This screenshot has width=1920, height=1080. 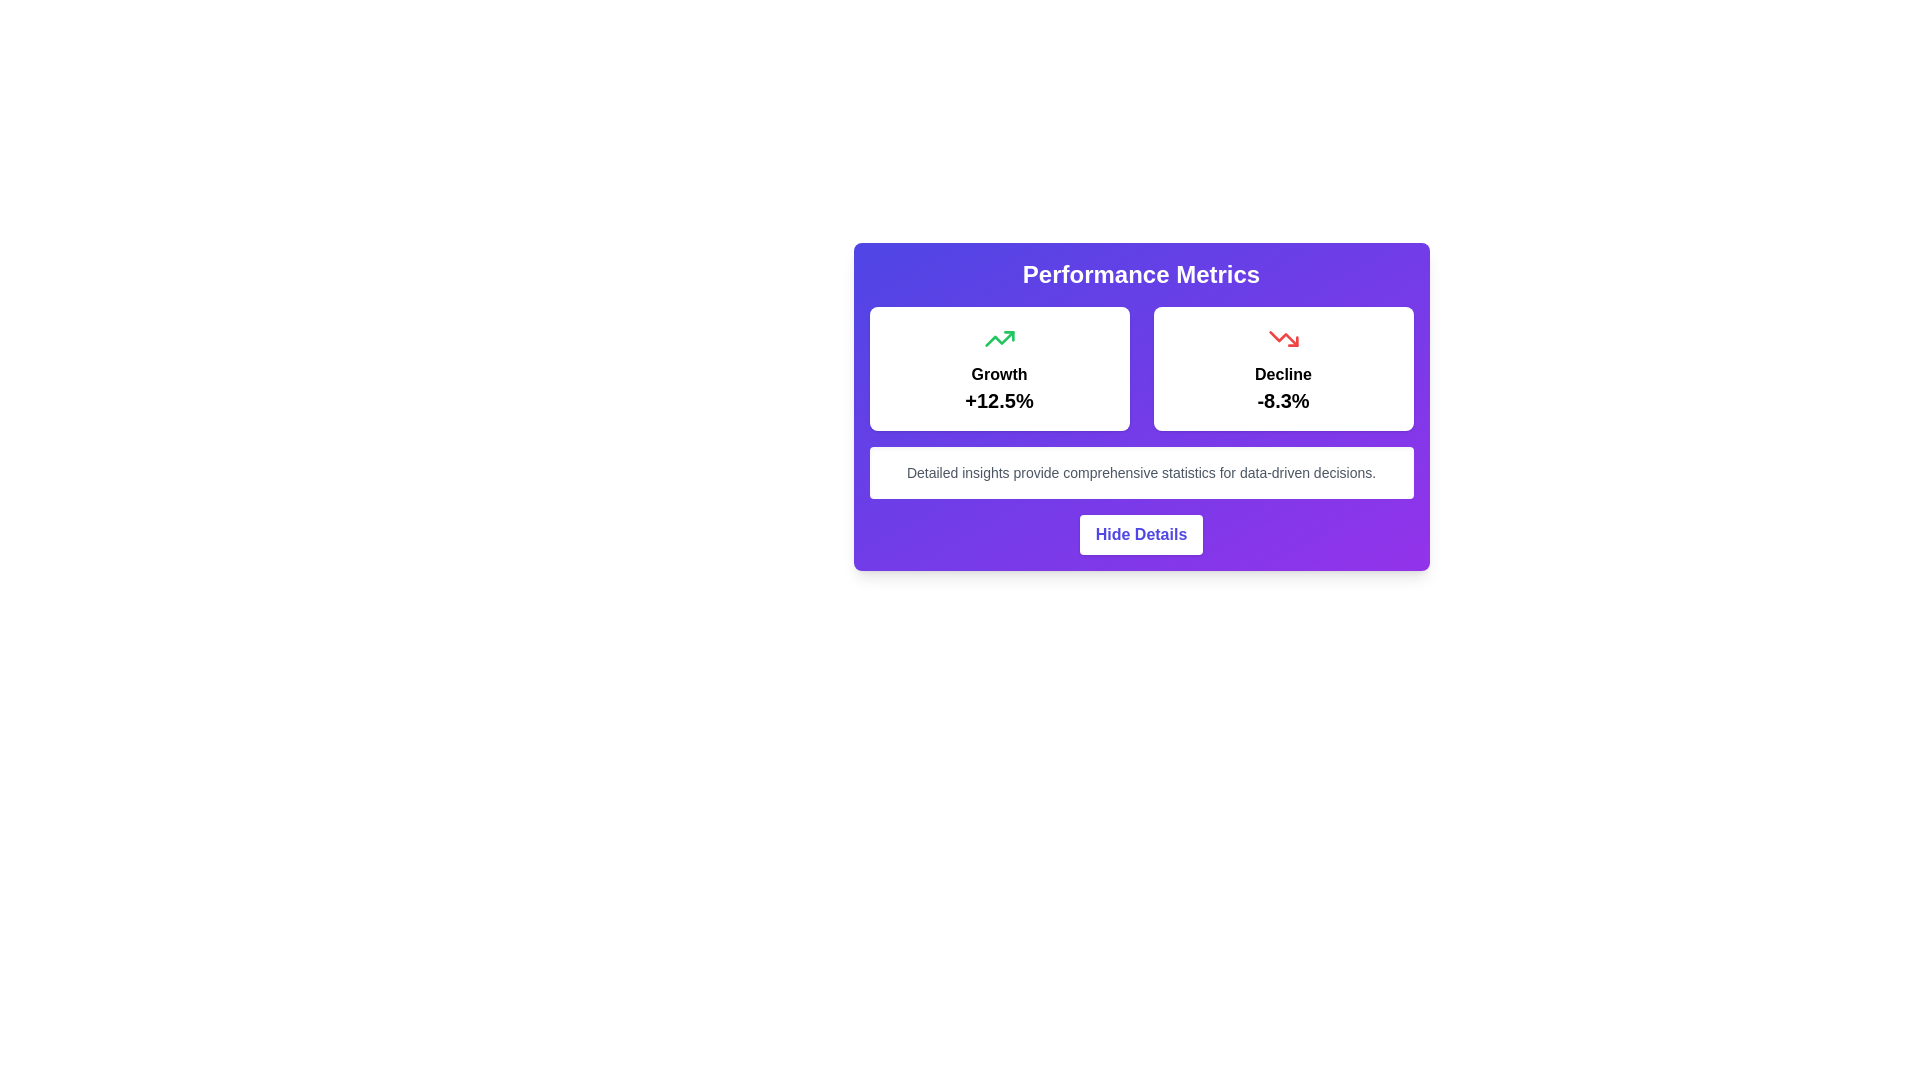 What do you see at coordinates (1283, 369) in the screenshot?
I see `the Information card displaying performance metrics with a decline of 8.3%, located beside the 'Growth' card in the two-column grid` at bounding box center [1283, 369].